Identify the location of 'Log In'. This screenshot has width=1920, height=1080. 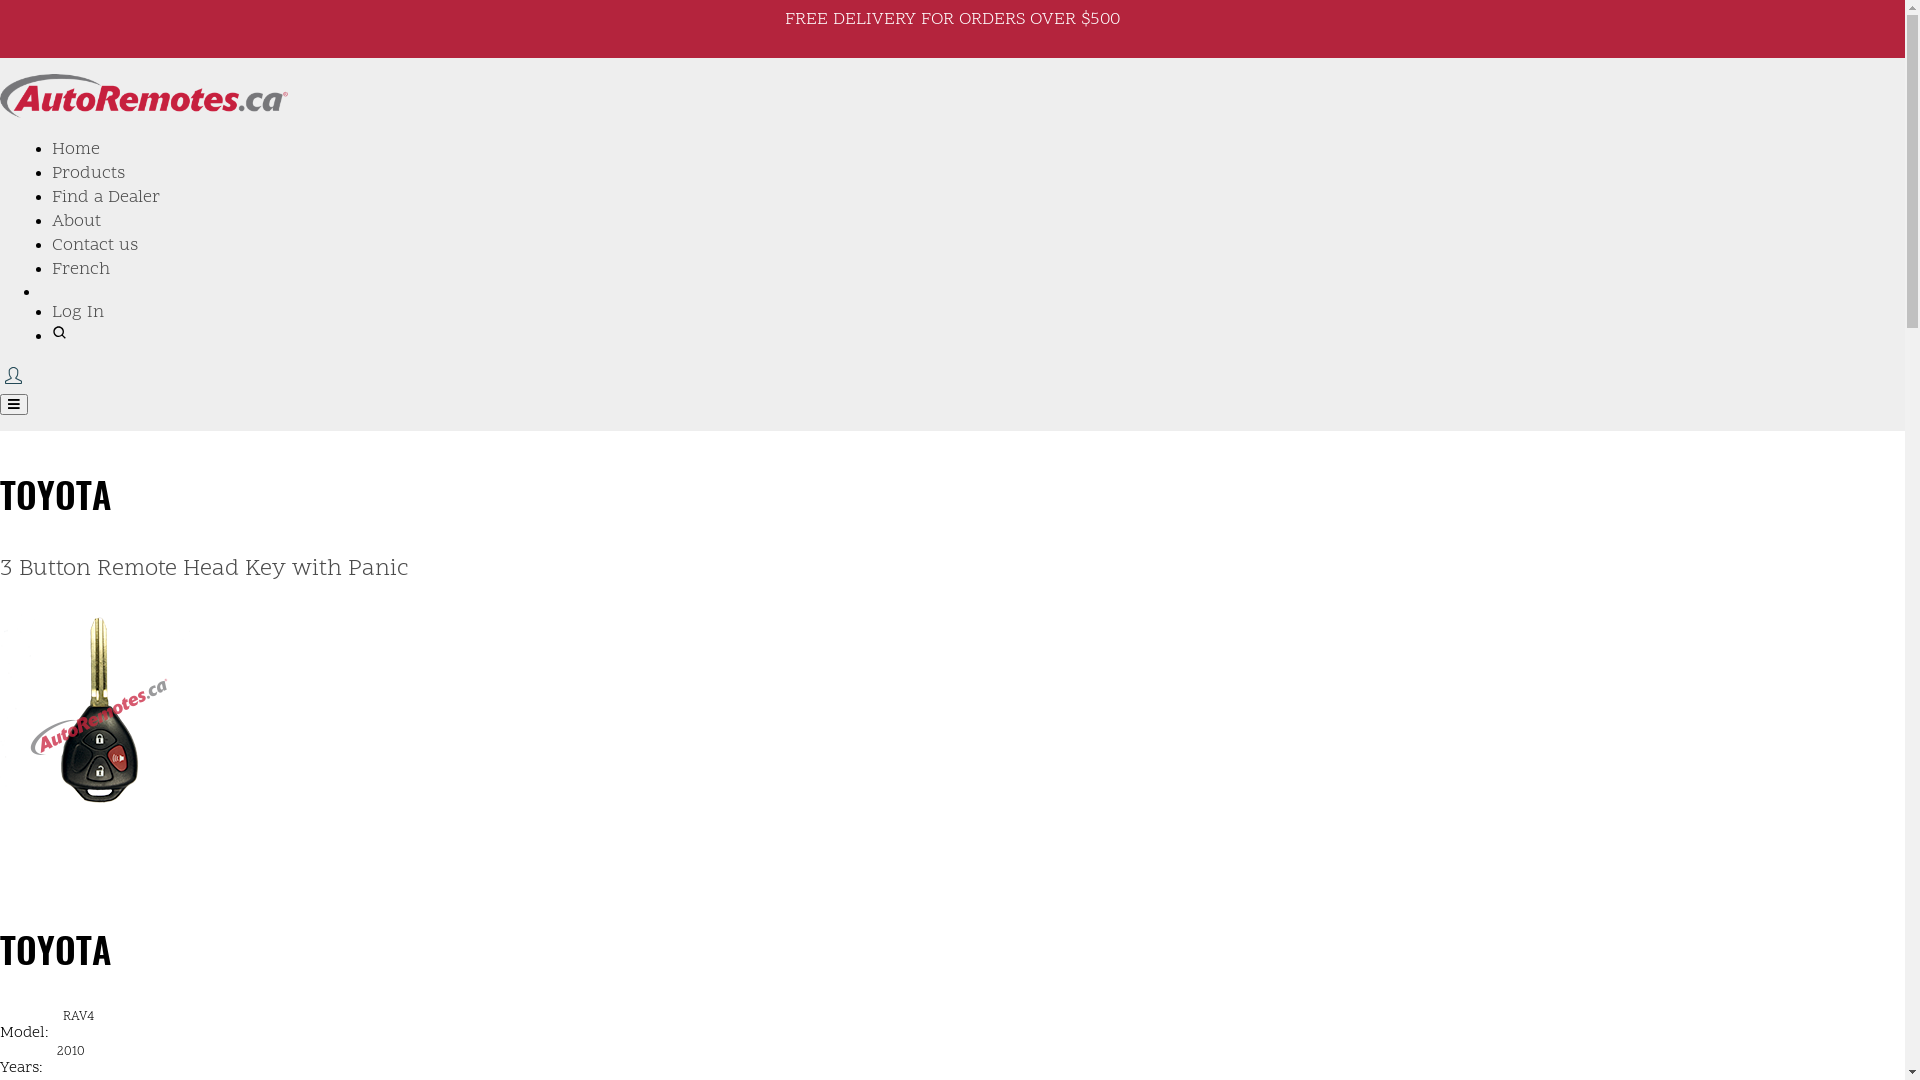
(77, 312).